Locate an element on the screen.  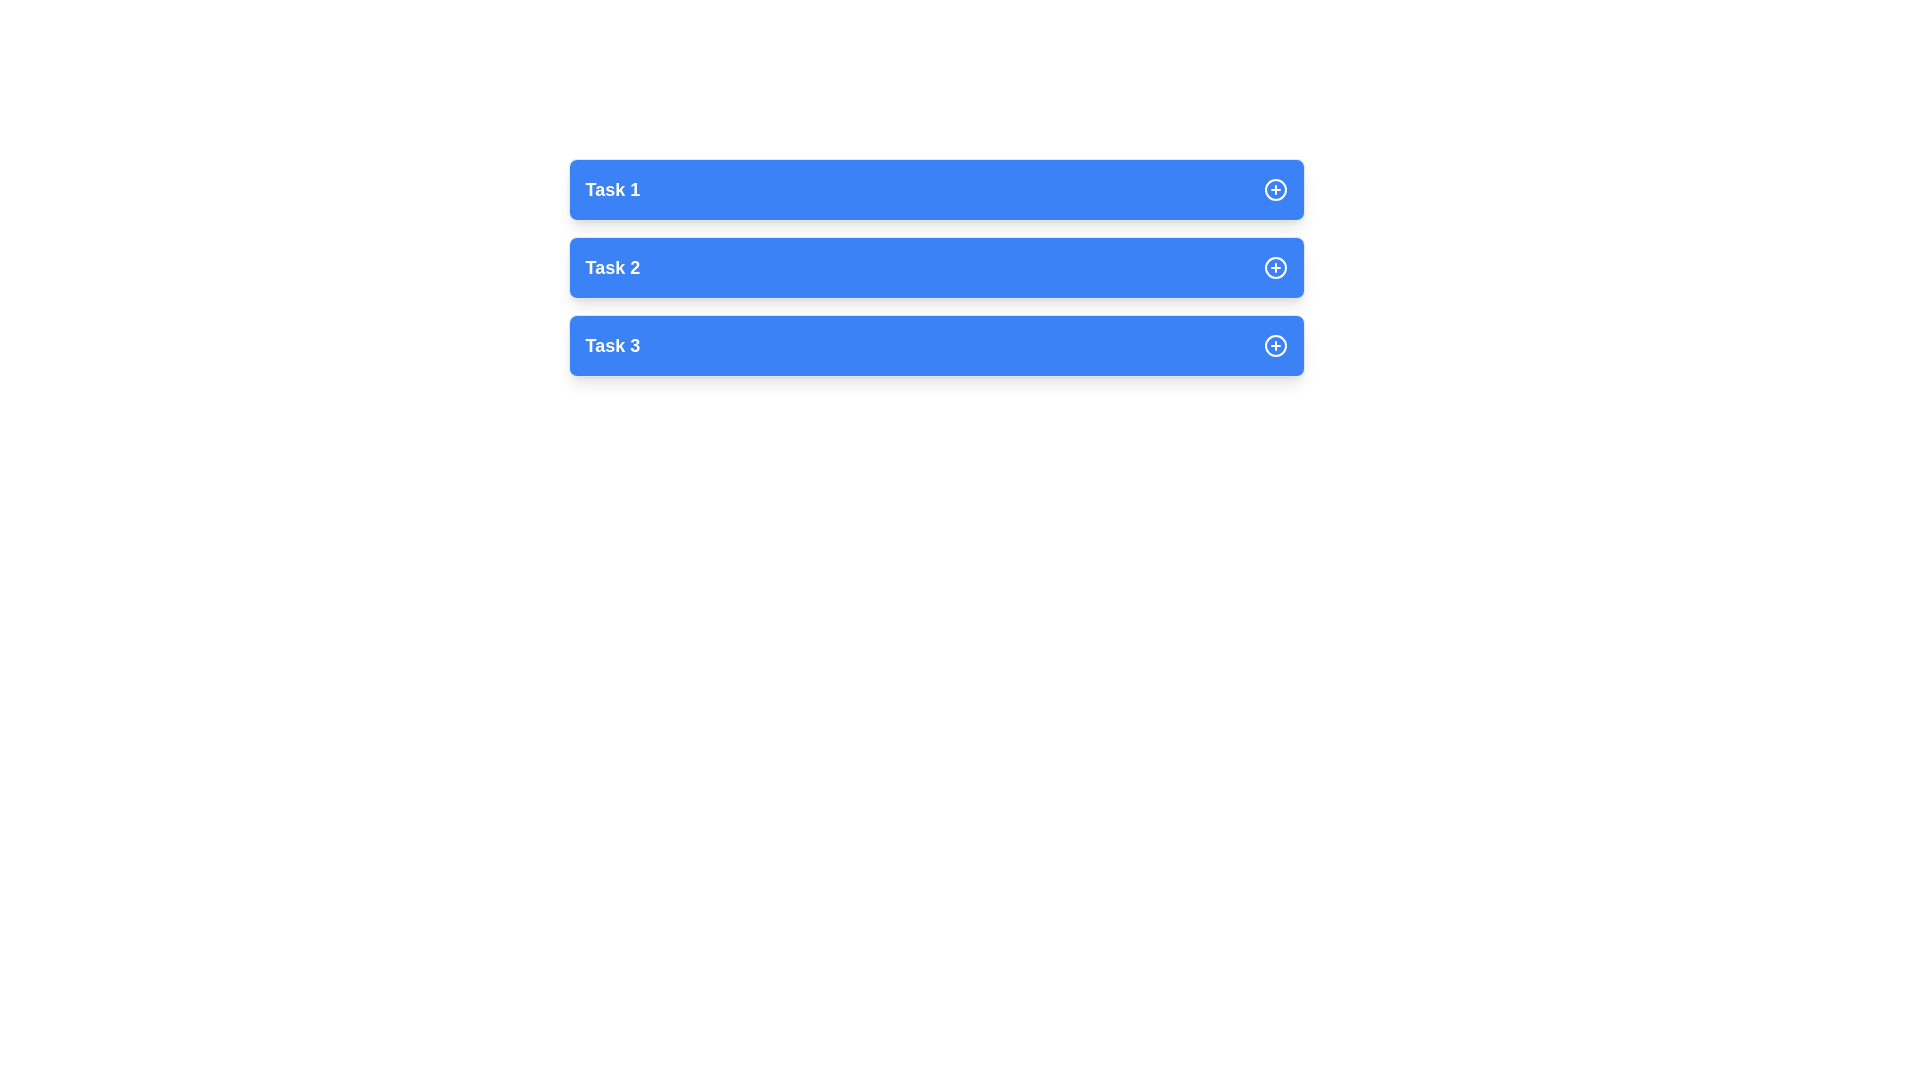
the interactive list item associated with 'Task 3' is located at coordinates (935, 345).